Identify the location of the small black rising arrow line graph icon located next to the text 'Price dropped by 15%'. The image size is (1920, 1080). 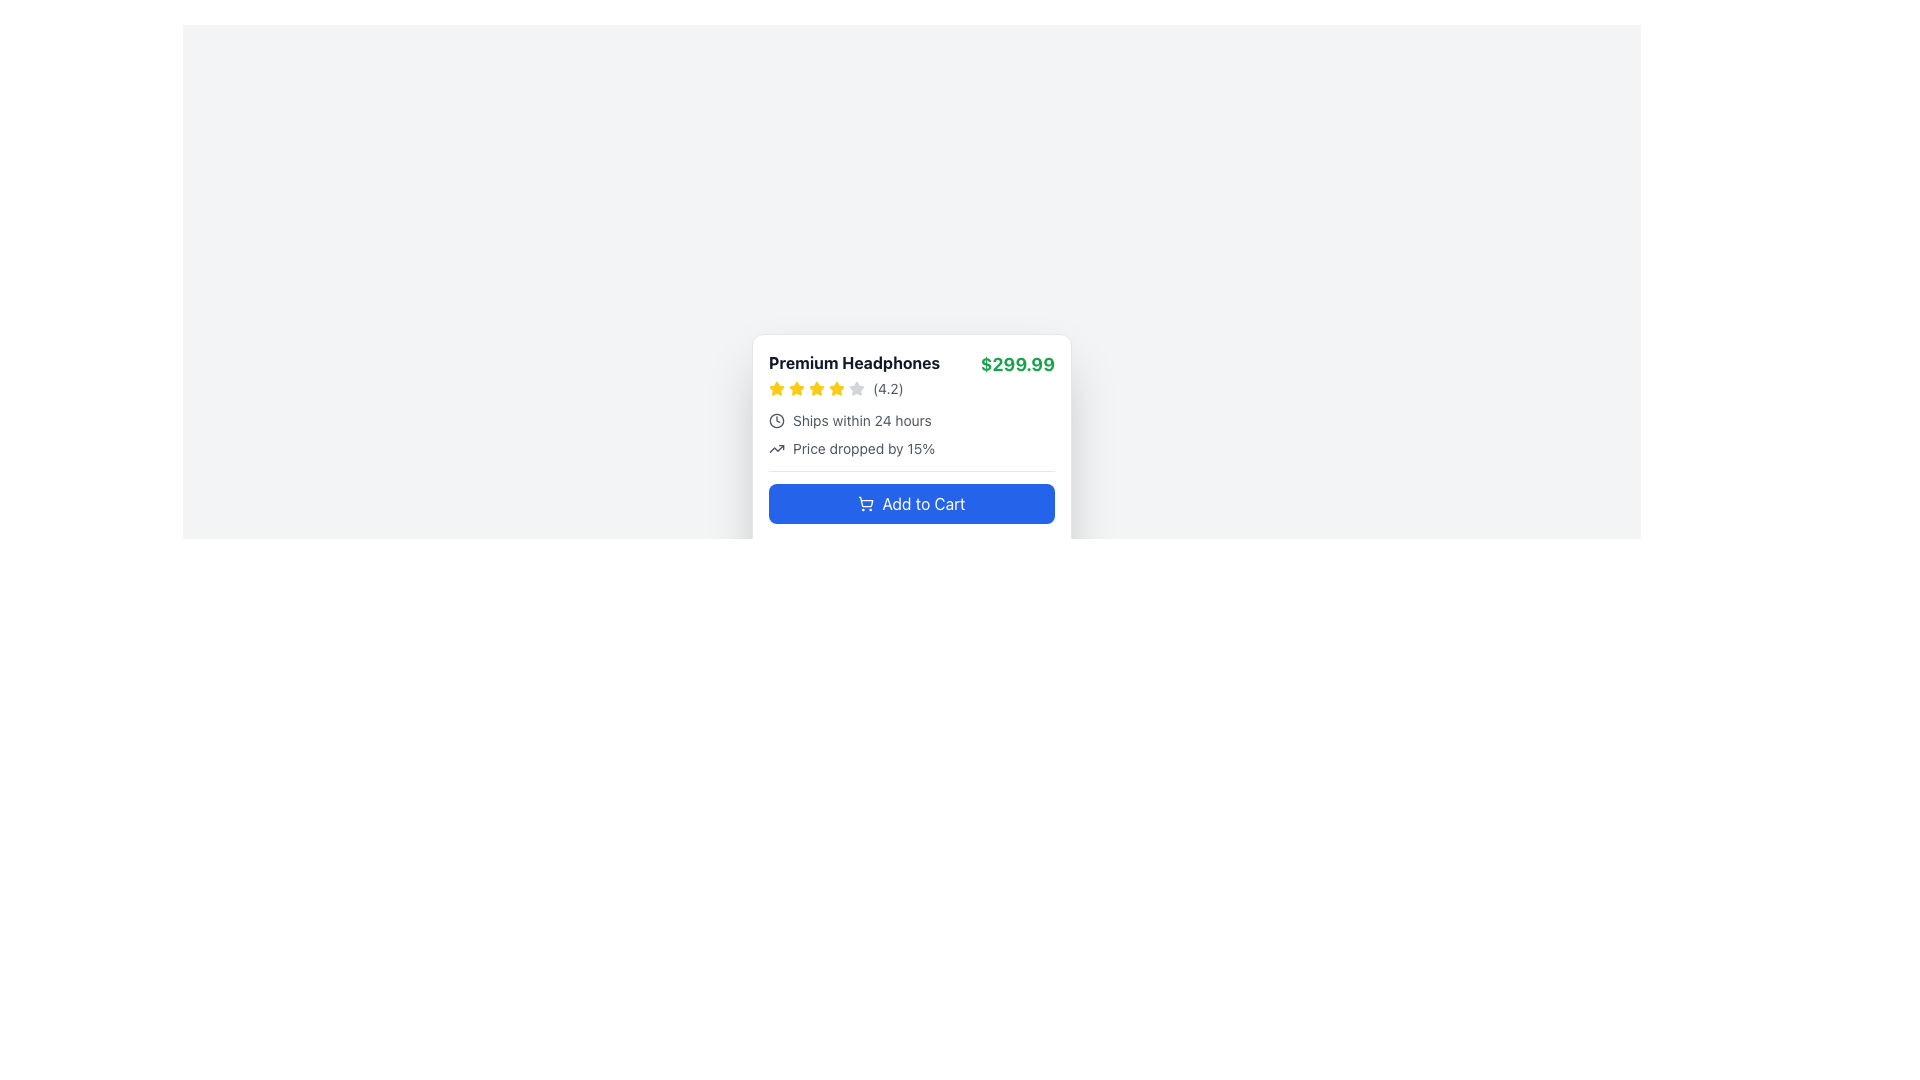
(776, 447).